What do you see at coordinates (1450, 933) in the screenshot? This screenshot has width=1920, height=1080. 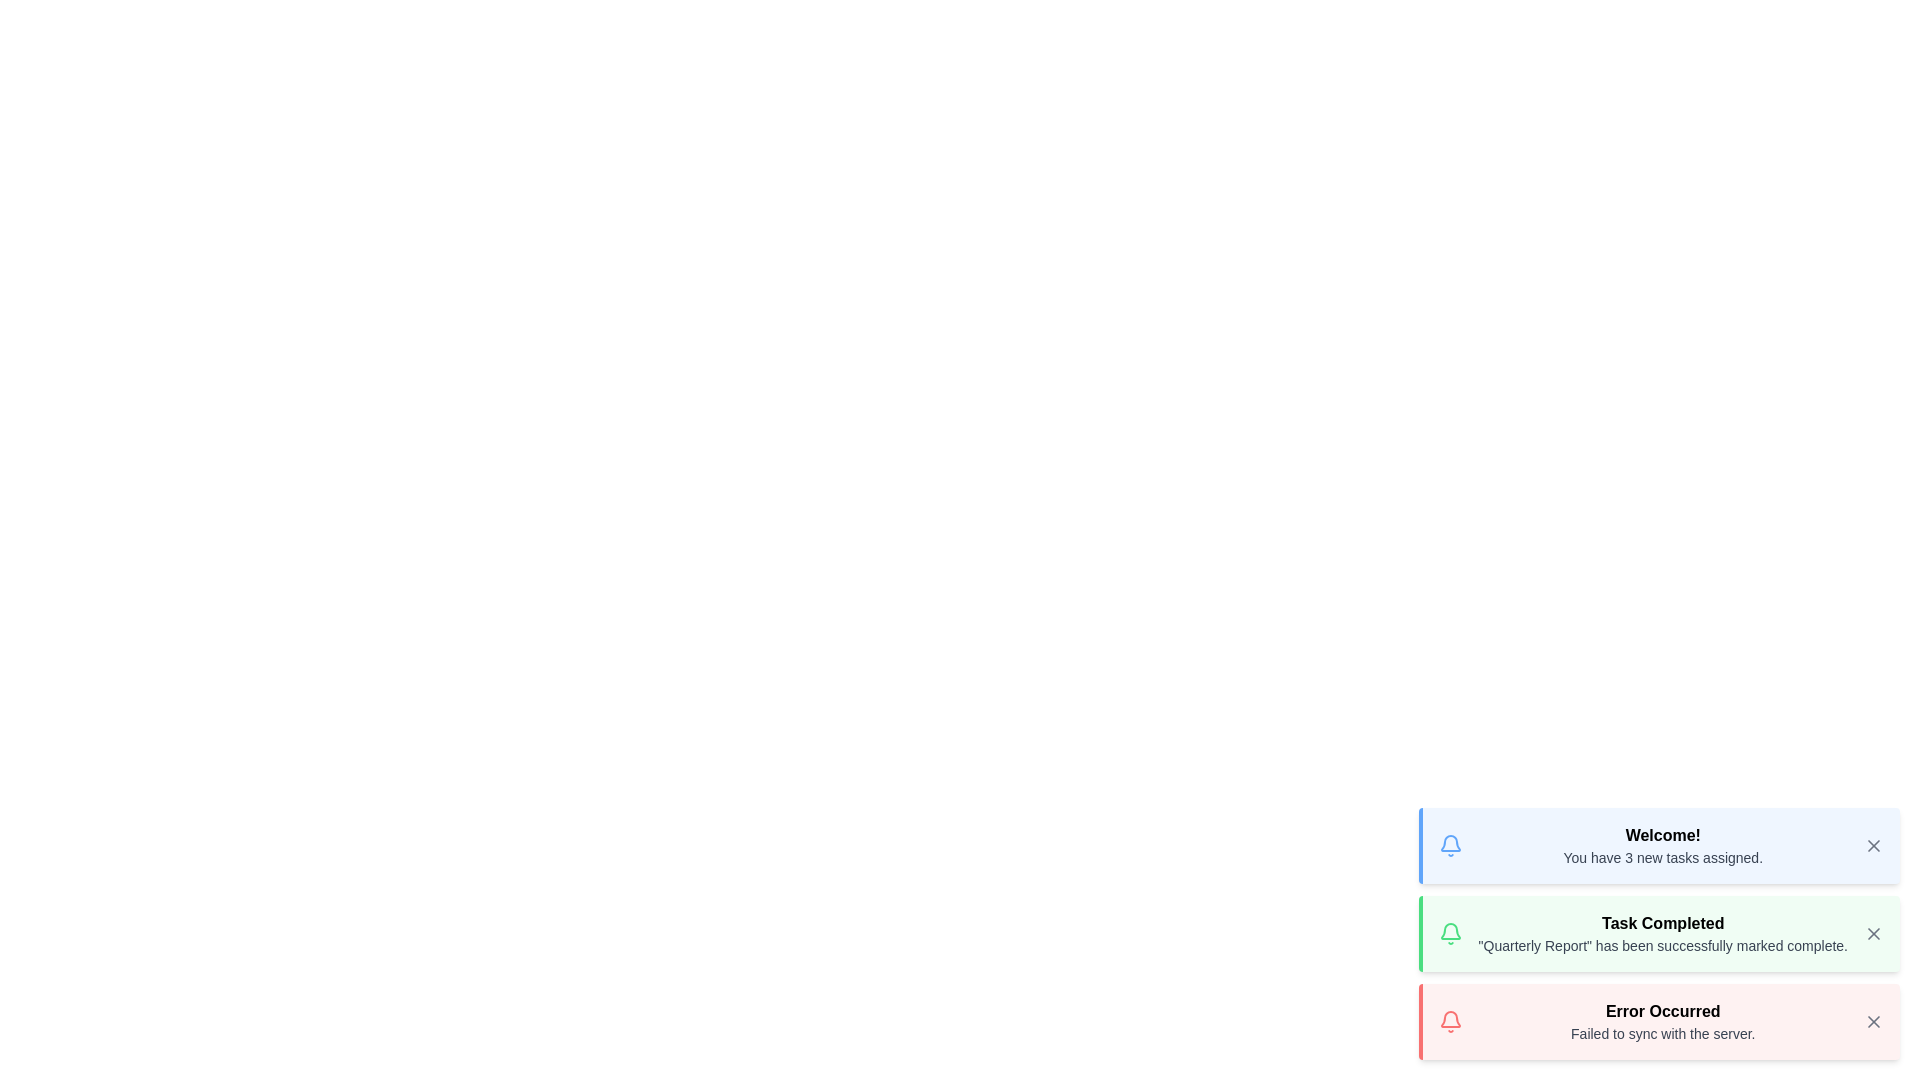 I see `the bell icon representing a notification, located on the left side of the green box labeled 'Task Completed'` at bounding box center [1450, 933].